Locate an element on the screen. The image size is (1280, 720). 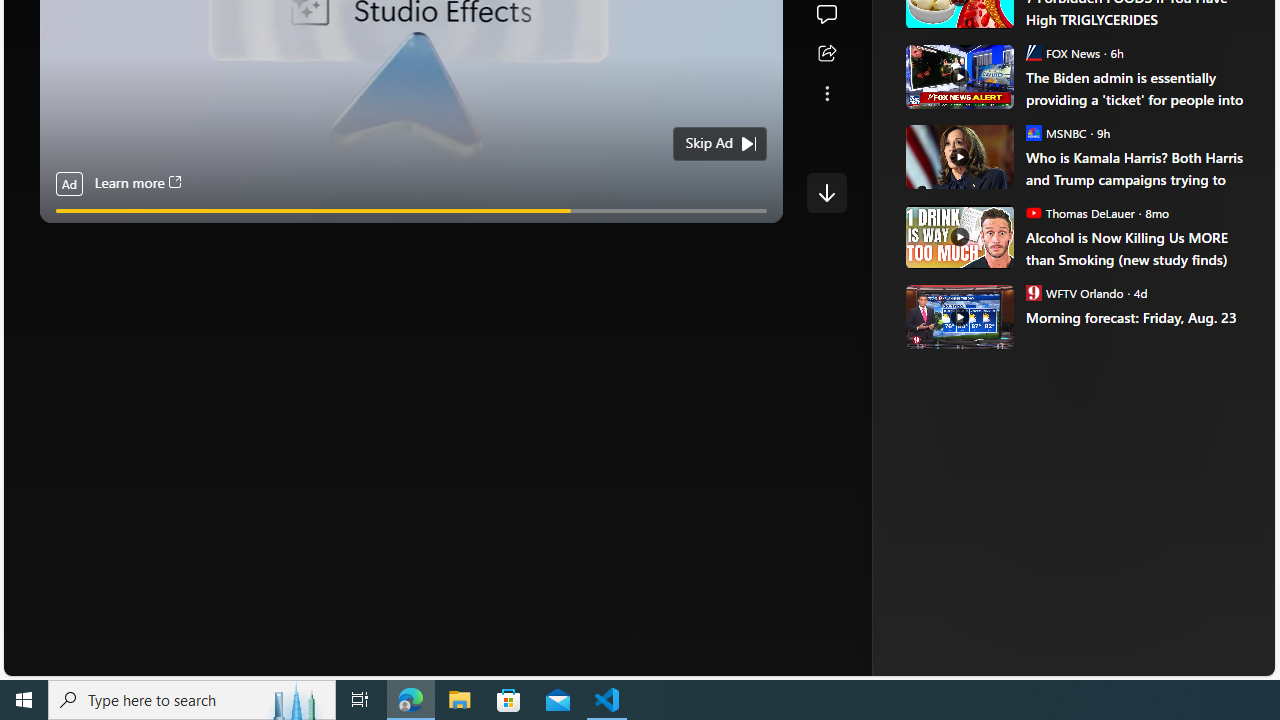
'video progress bar' is located at coordinates (410, 211).